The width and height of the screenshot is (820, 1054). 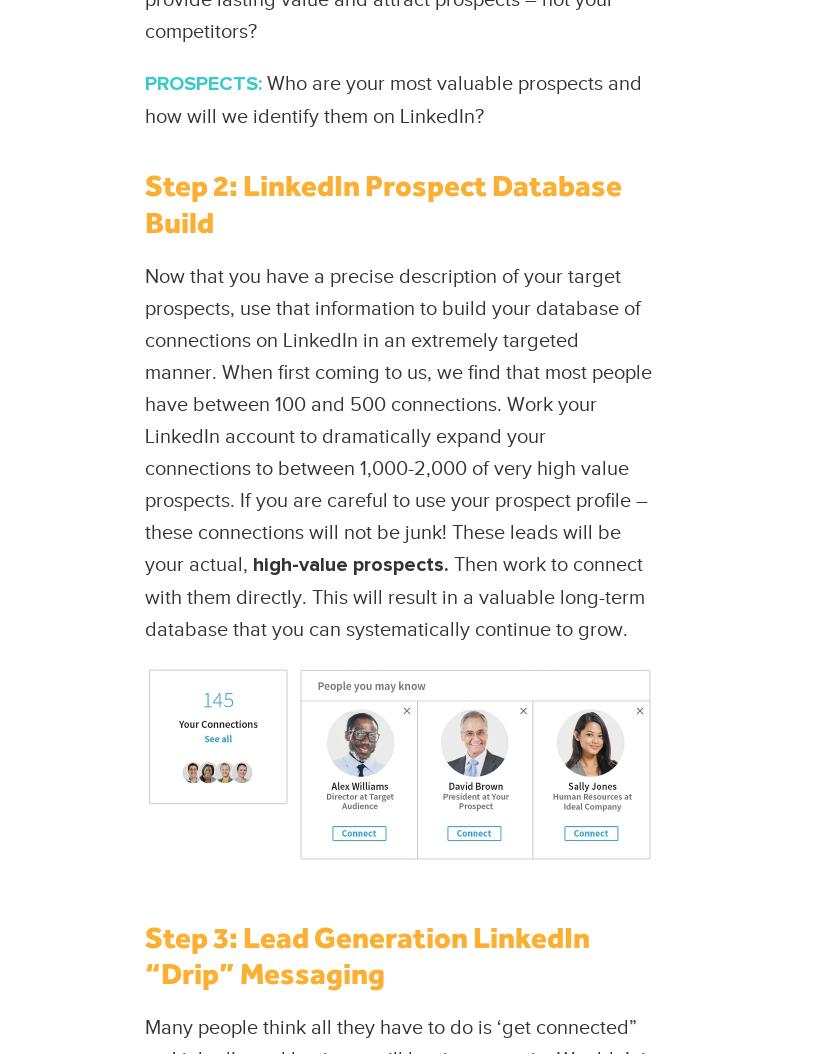 What do you see at coordinates (19, 176) in the screenshot?
I see `'Healthcare SaaS Offerings'` at bounding box center [19, 176].